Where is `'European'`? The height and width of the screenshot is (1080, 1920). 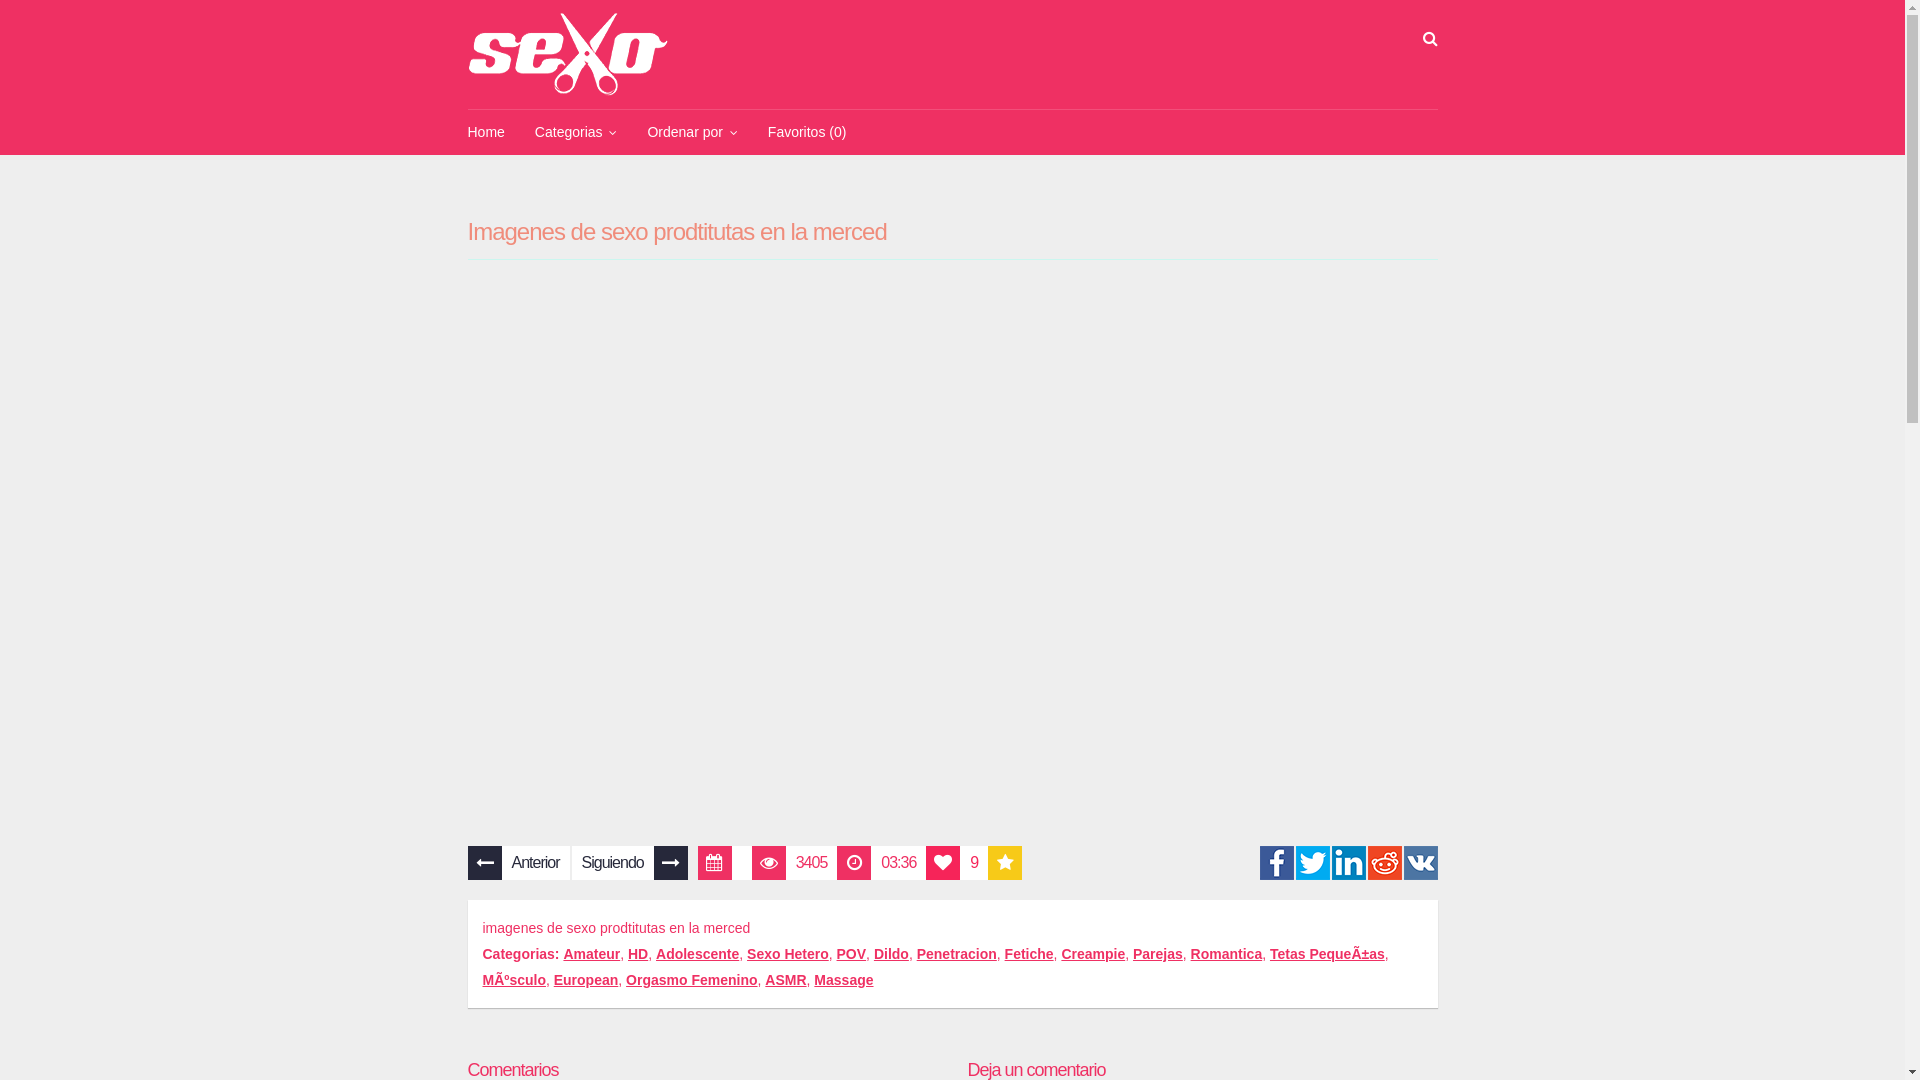 'European' is located at coordinates (585, 978).